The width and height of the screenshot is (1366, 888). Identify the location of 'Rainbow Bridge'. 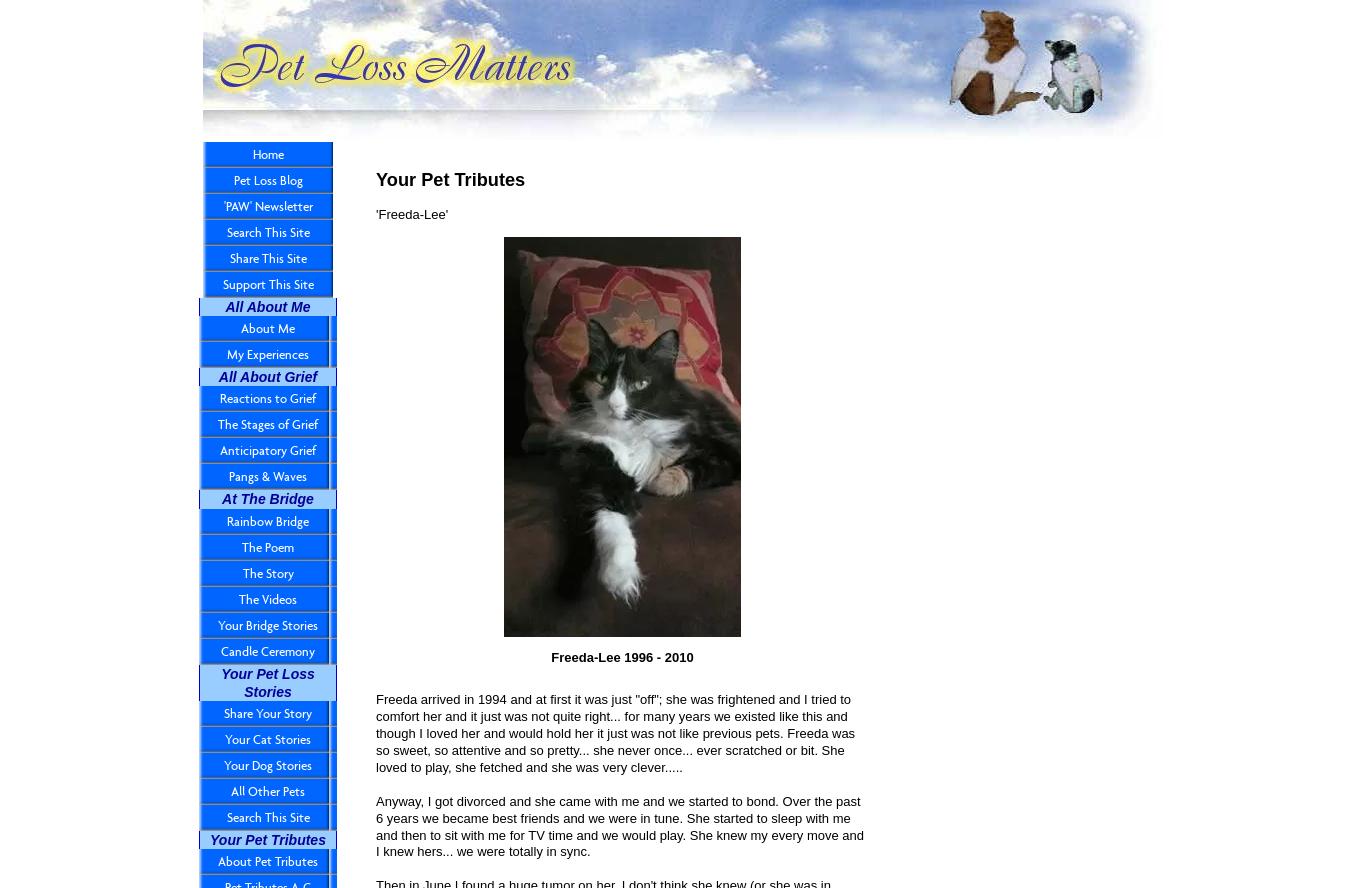
(268, 519).